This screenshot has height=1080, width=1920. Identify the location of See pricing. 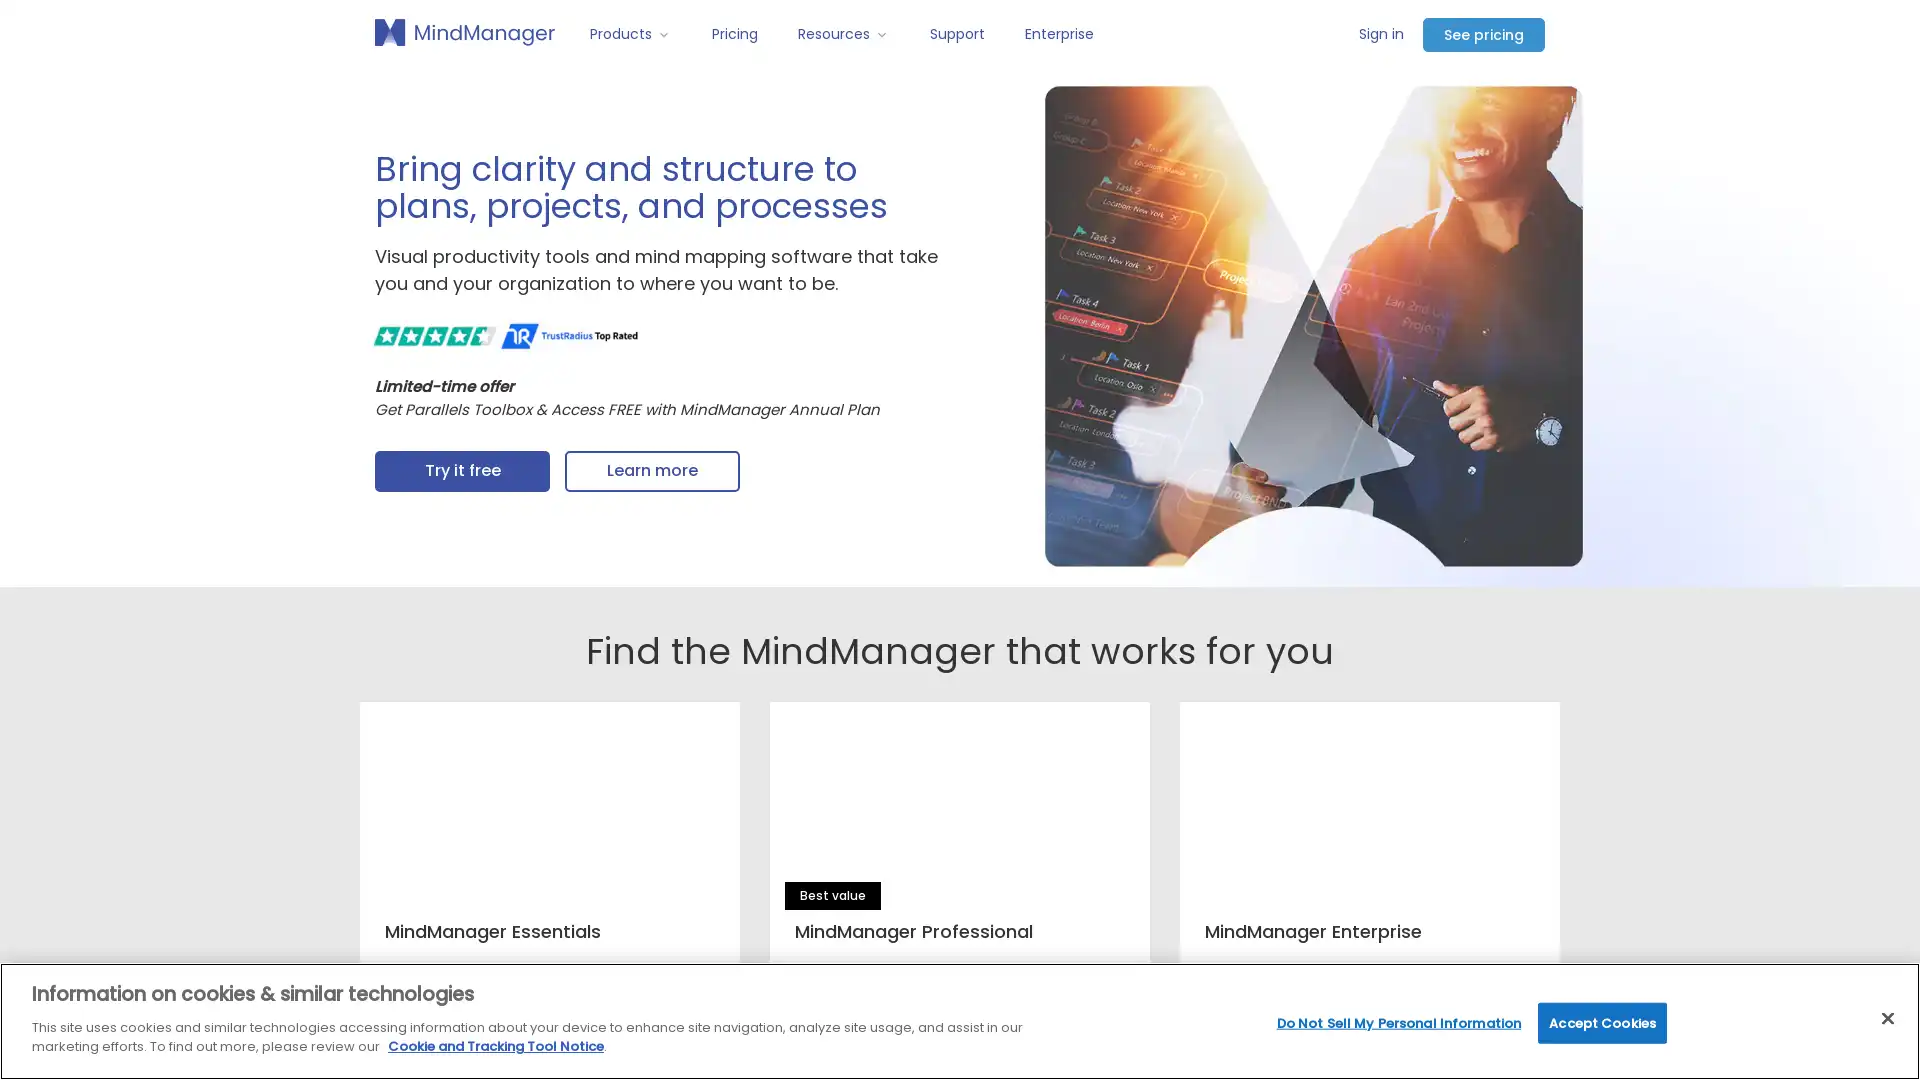
(1483, 34).